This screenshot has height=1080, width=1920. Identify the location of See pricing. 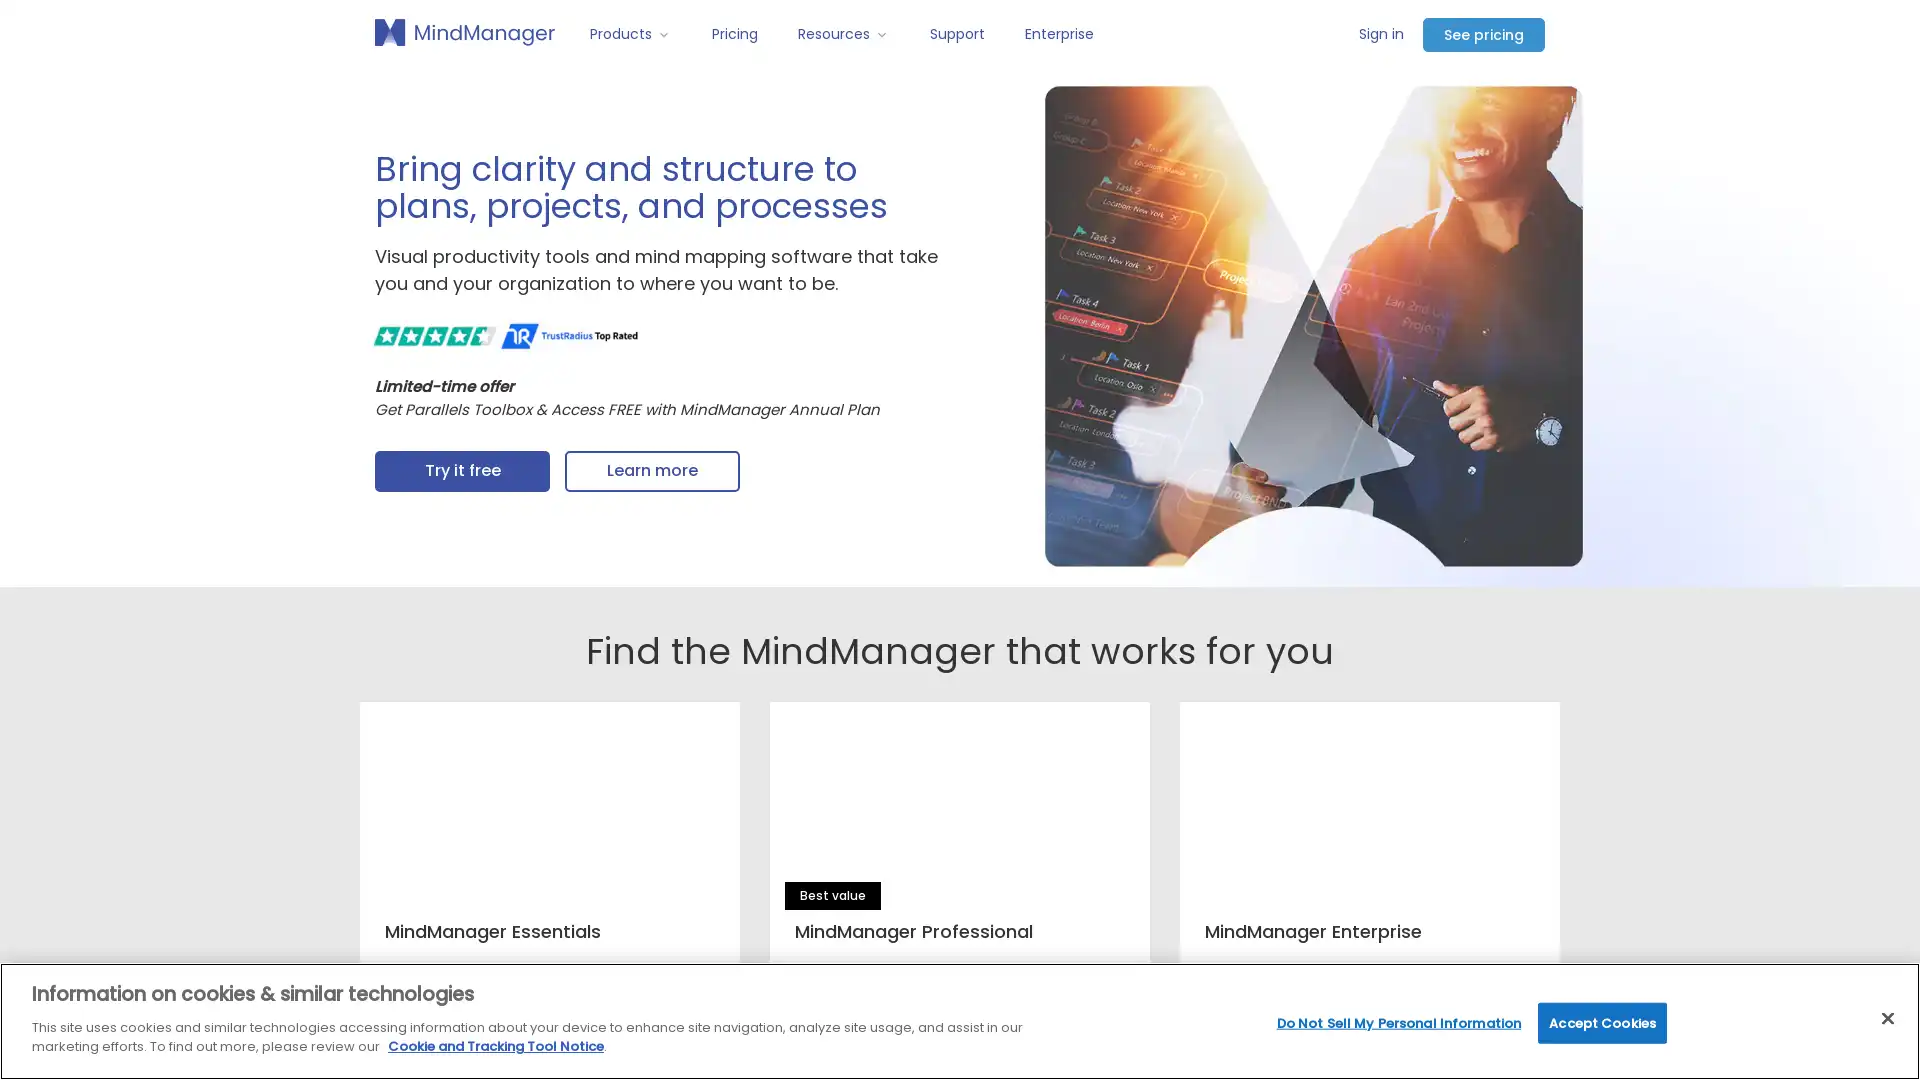
(1483, 34).